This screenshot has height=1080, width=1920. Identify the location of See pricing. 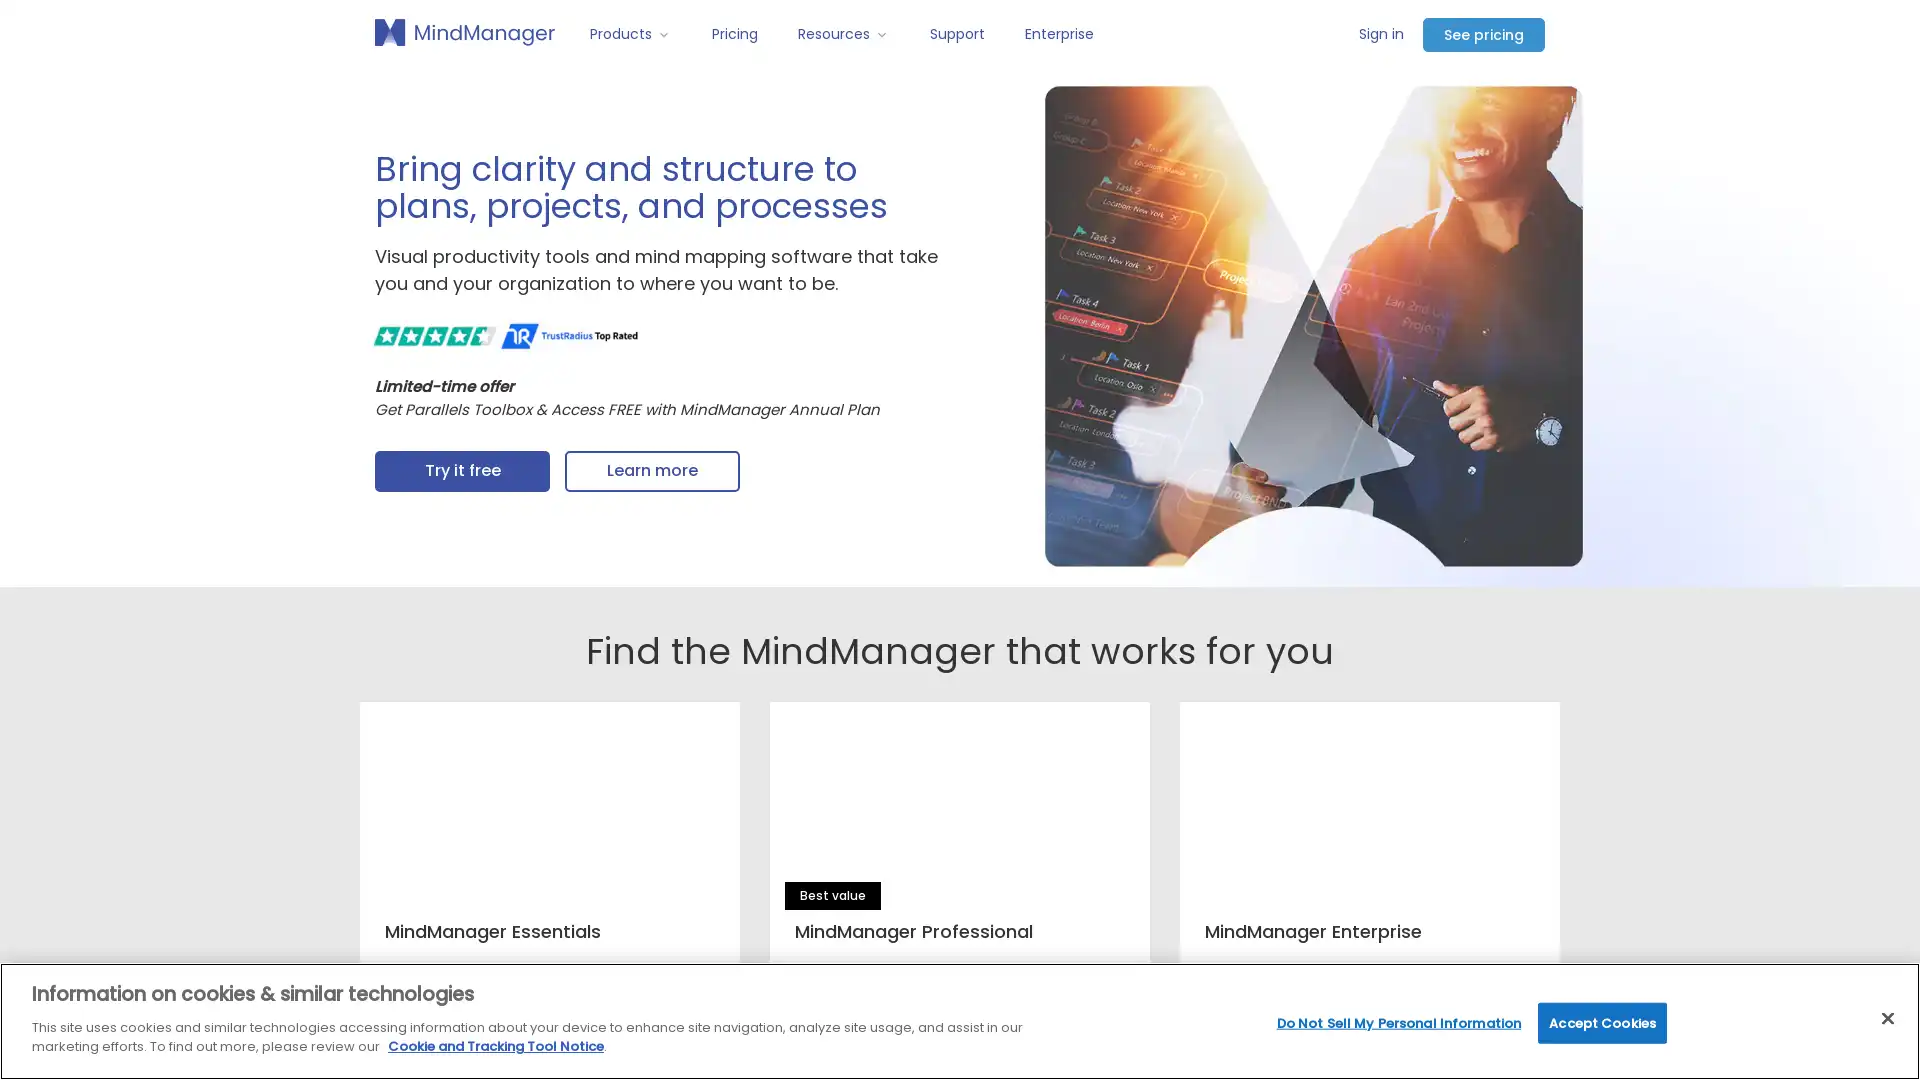
(1483, 34).